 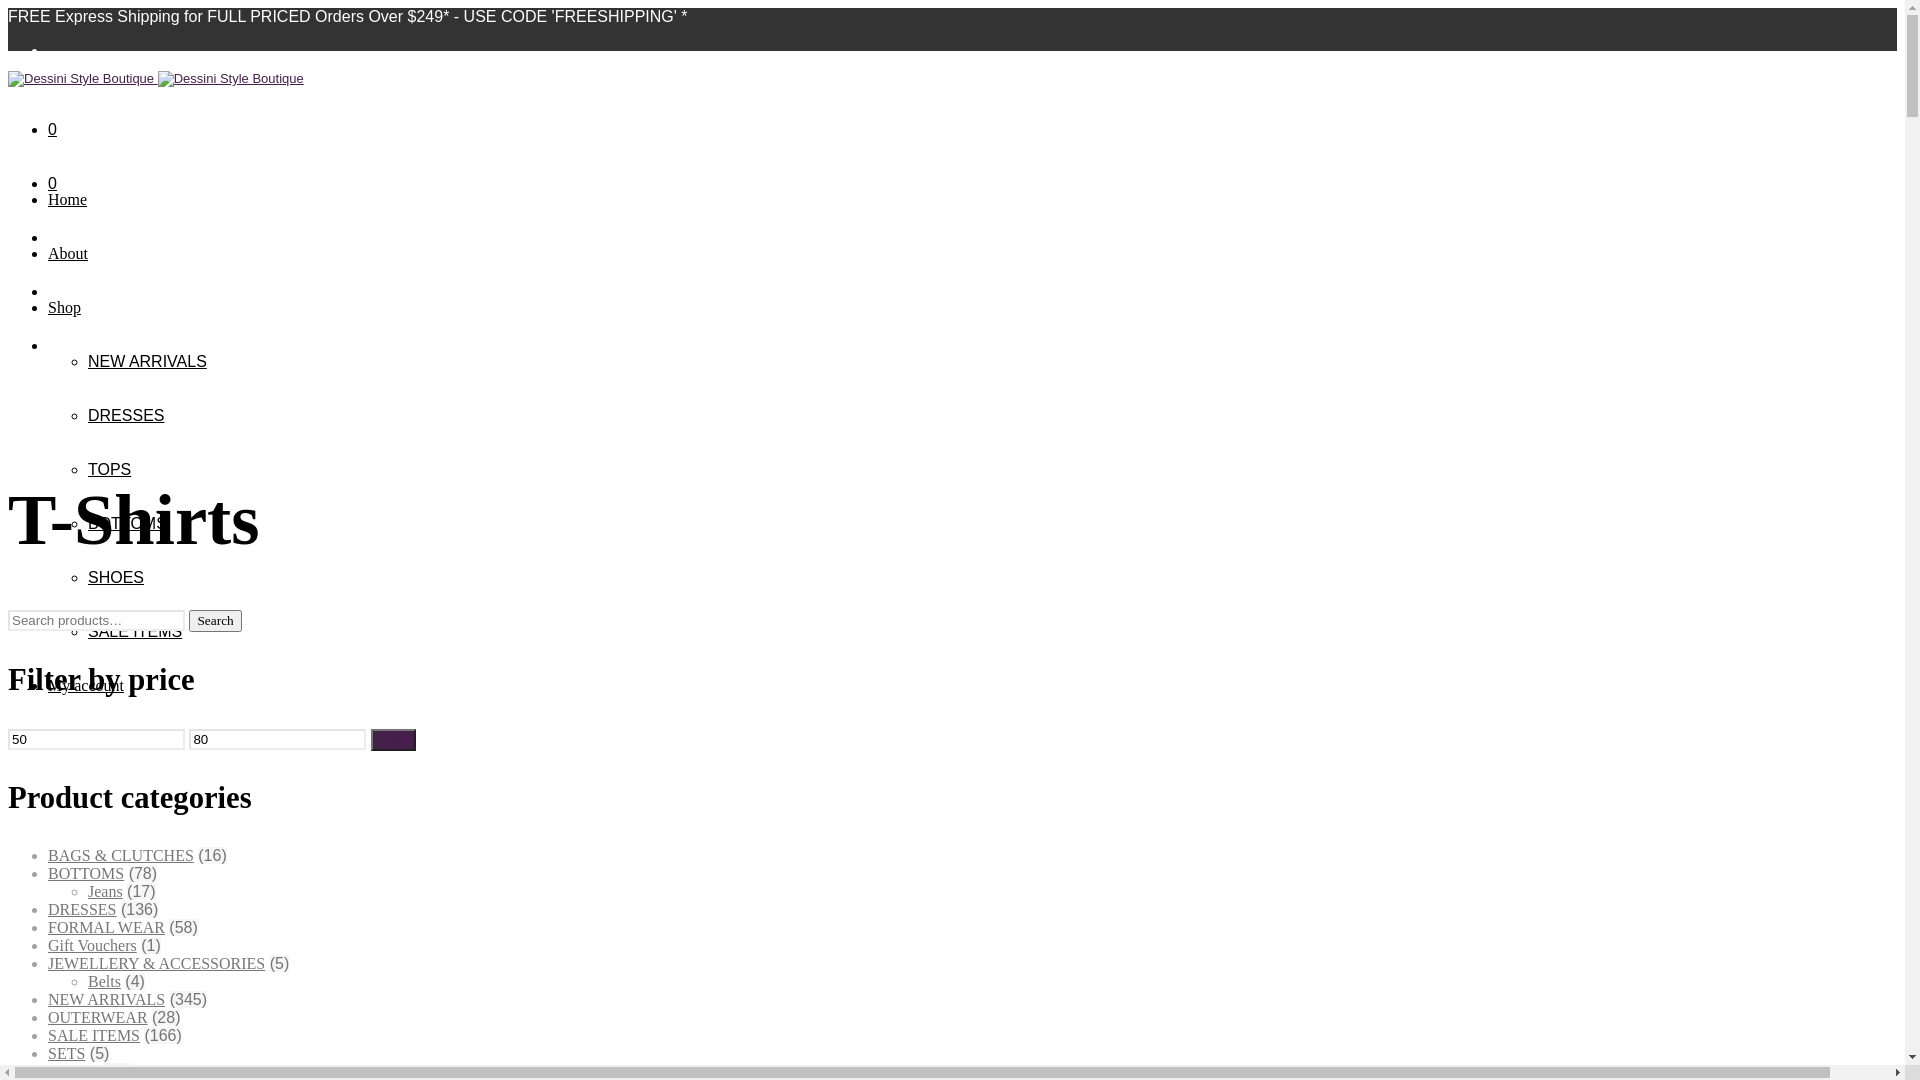 I want to click on 'NEW ARRIVALS', so click(x=146, y=361).